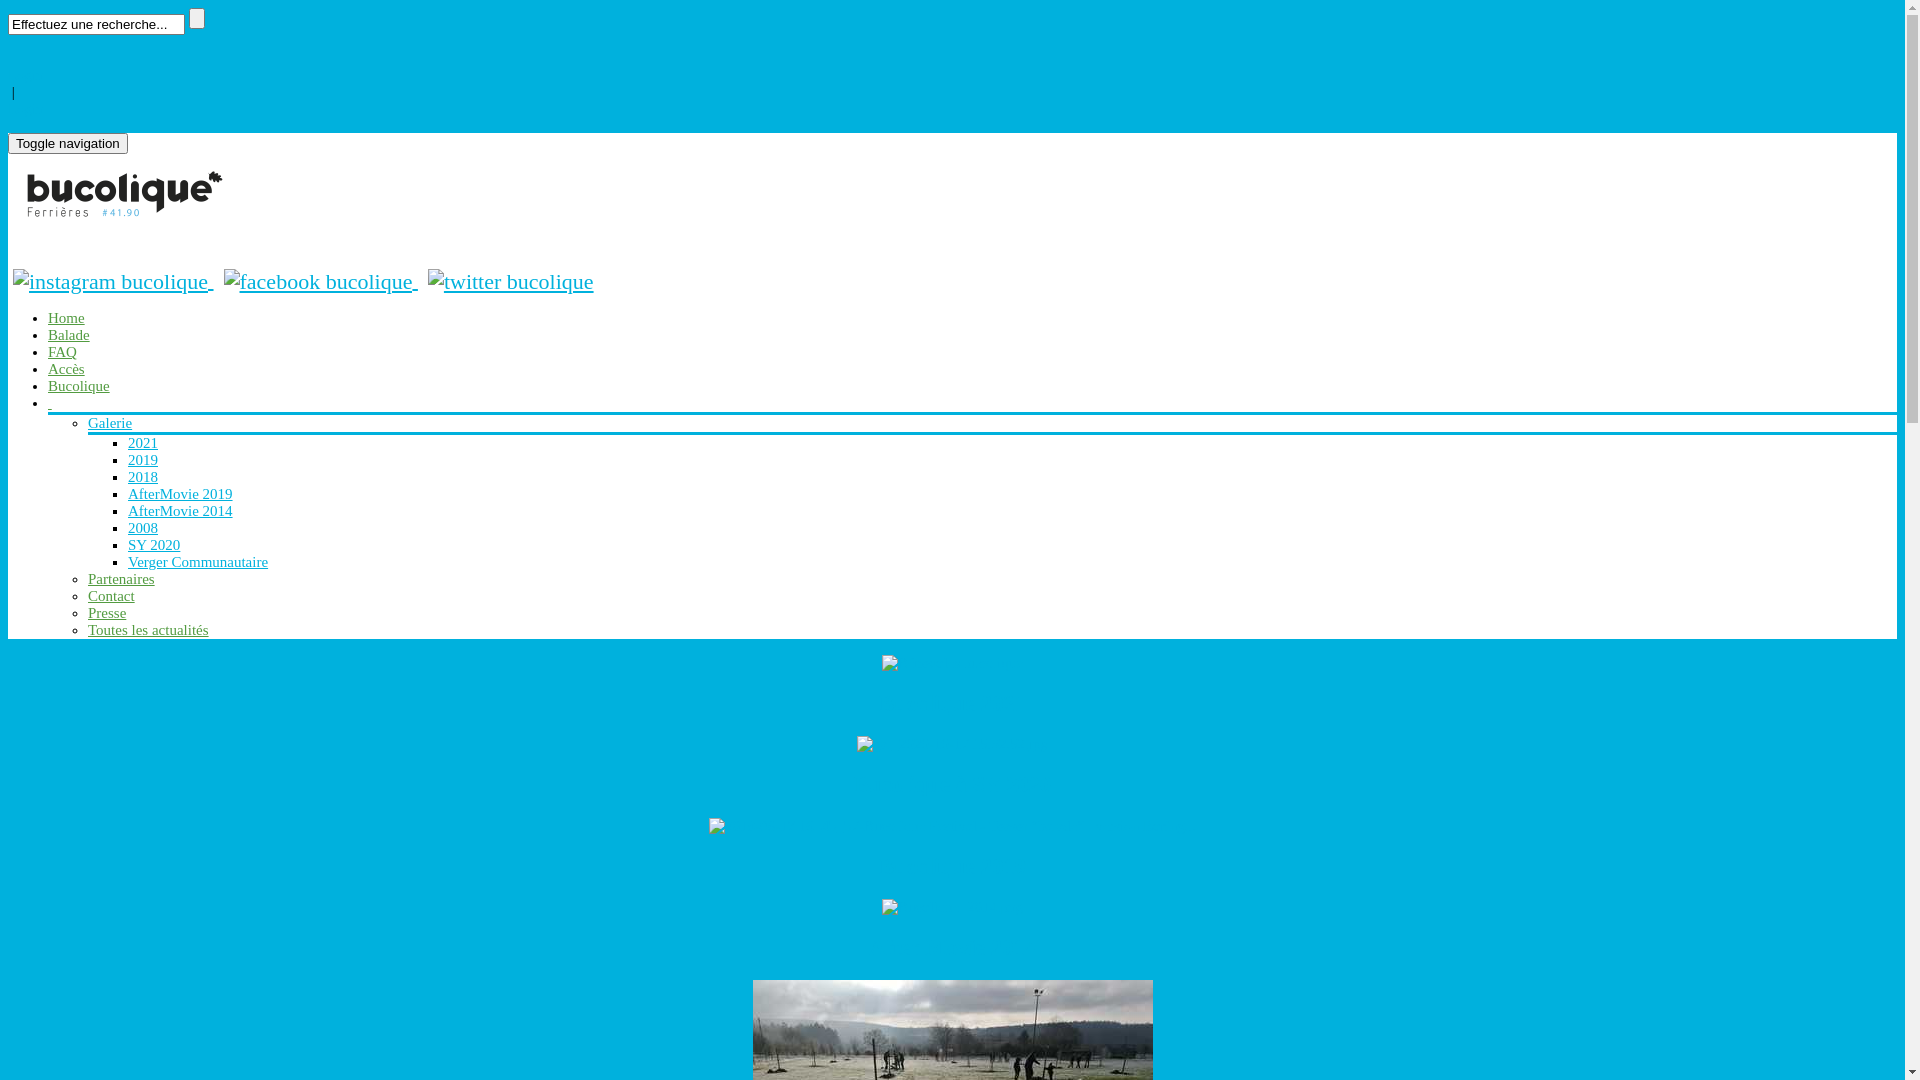  Describe the element at coordinates (48, 334) in the screenshot. I see `'Balade'` at that location.